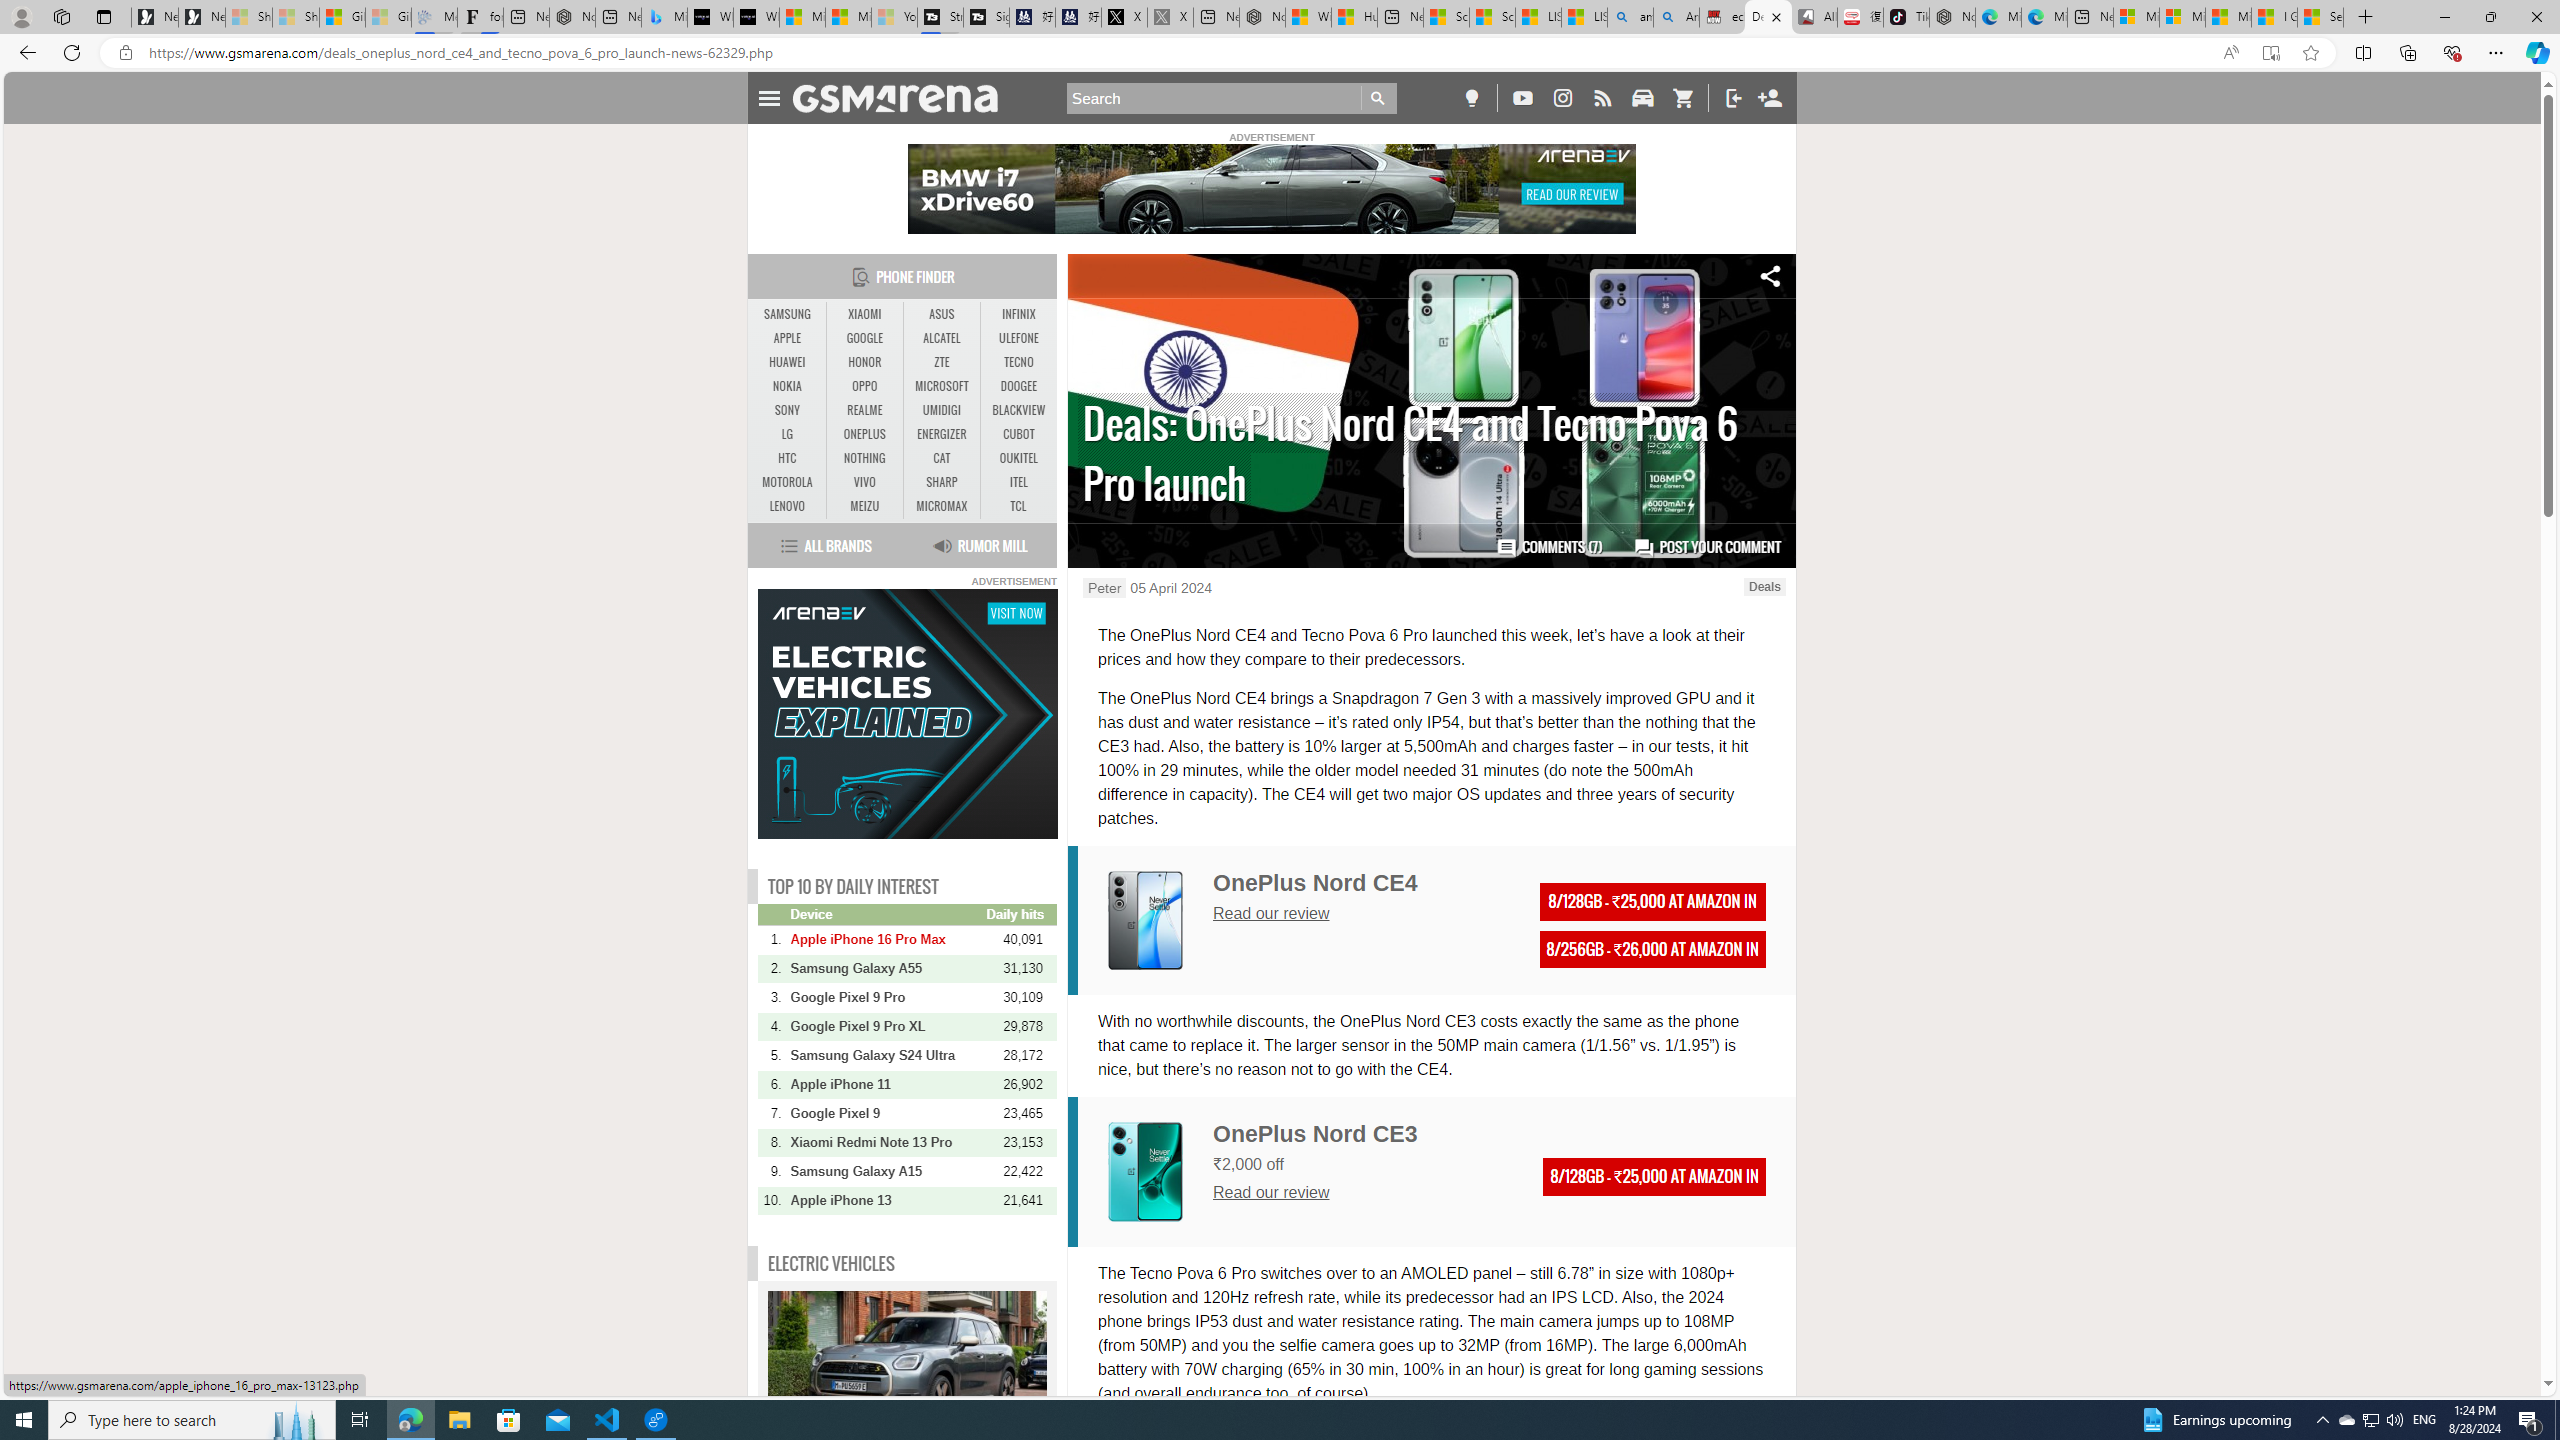 This screenshot has width=2560, height=1440. Describe the element at coordinates (787, 409) in the screenshot. I see `'SONY'` at that location.